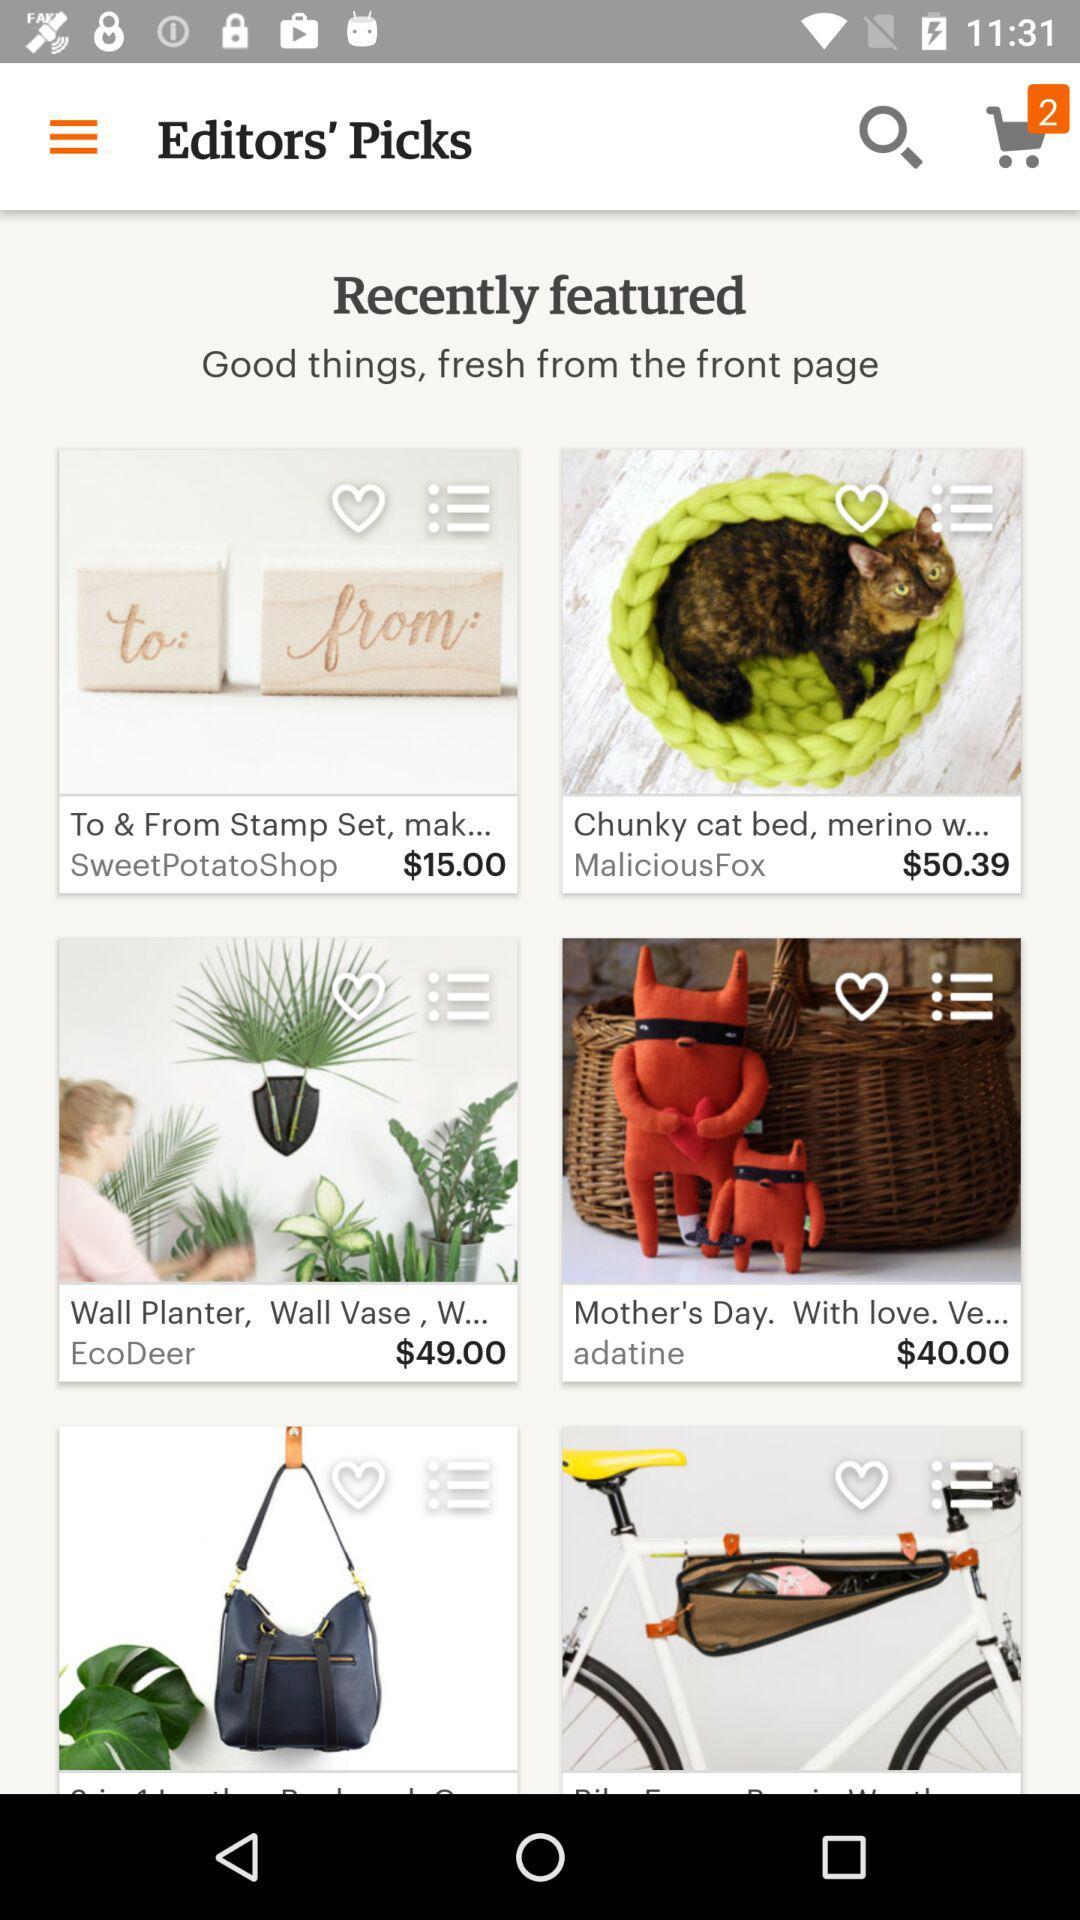  Describe the element at coordinates (288, 1597) in the screenshot. I see `the fifth image` at that location.